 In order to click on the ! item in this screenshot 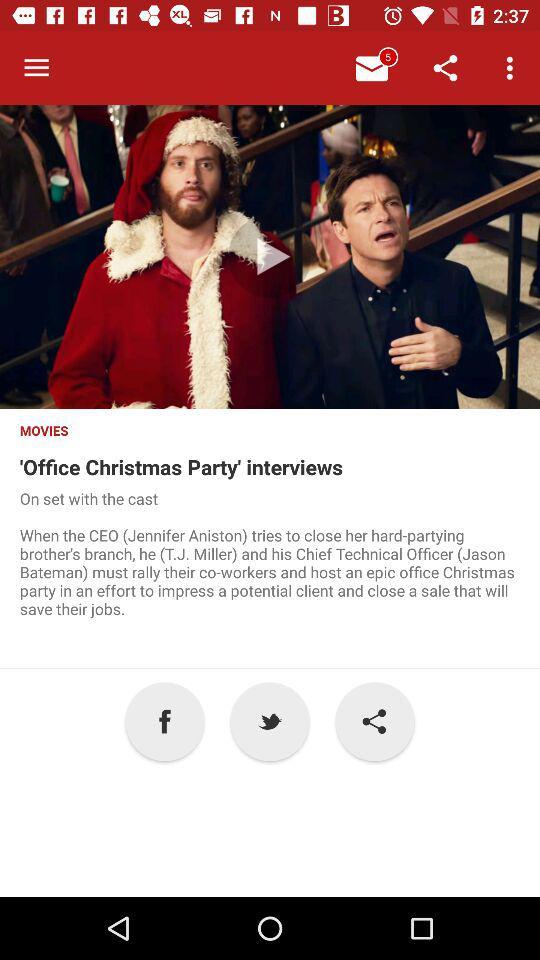, I will do `click(374, 720)`.